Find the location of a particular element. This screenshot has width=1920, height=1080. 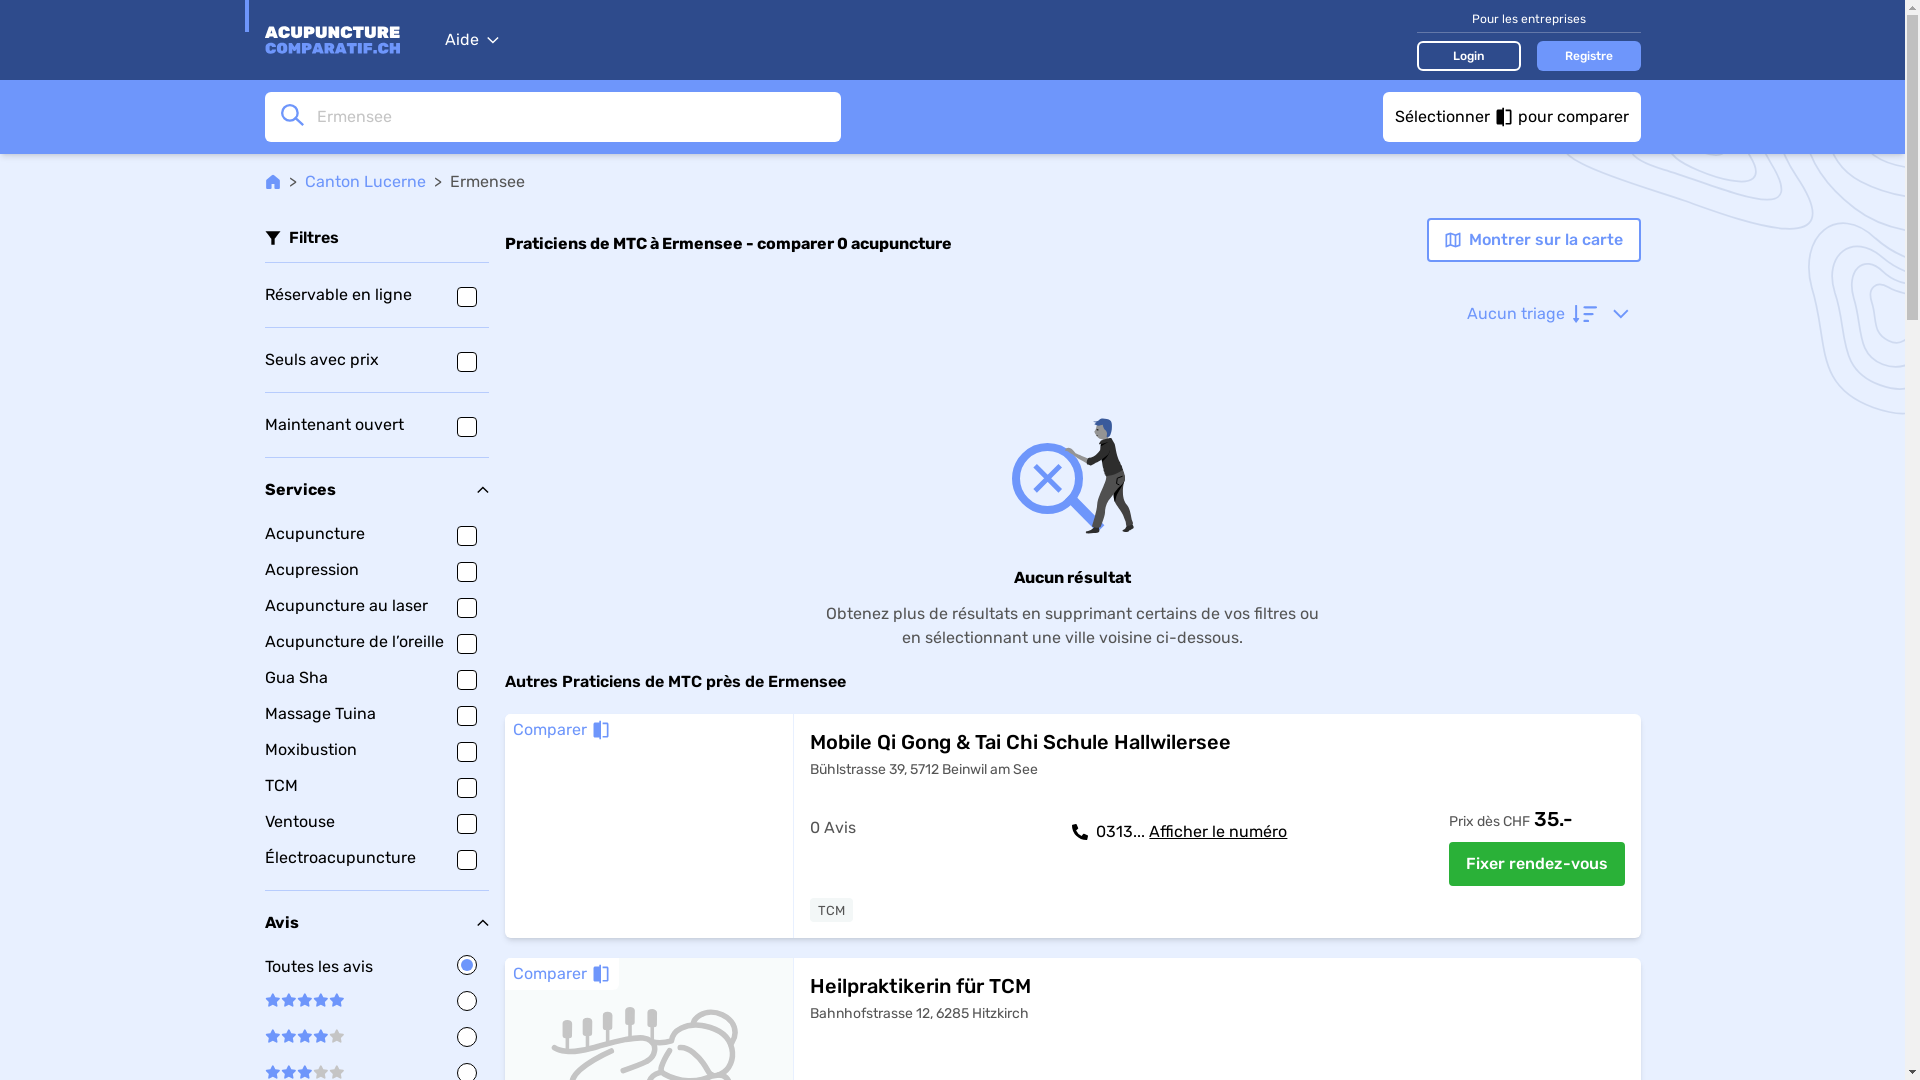

'Maintenant ouvert' is located at coordinates (375, 423).